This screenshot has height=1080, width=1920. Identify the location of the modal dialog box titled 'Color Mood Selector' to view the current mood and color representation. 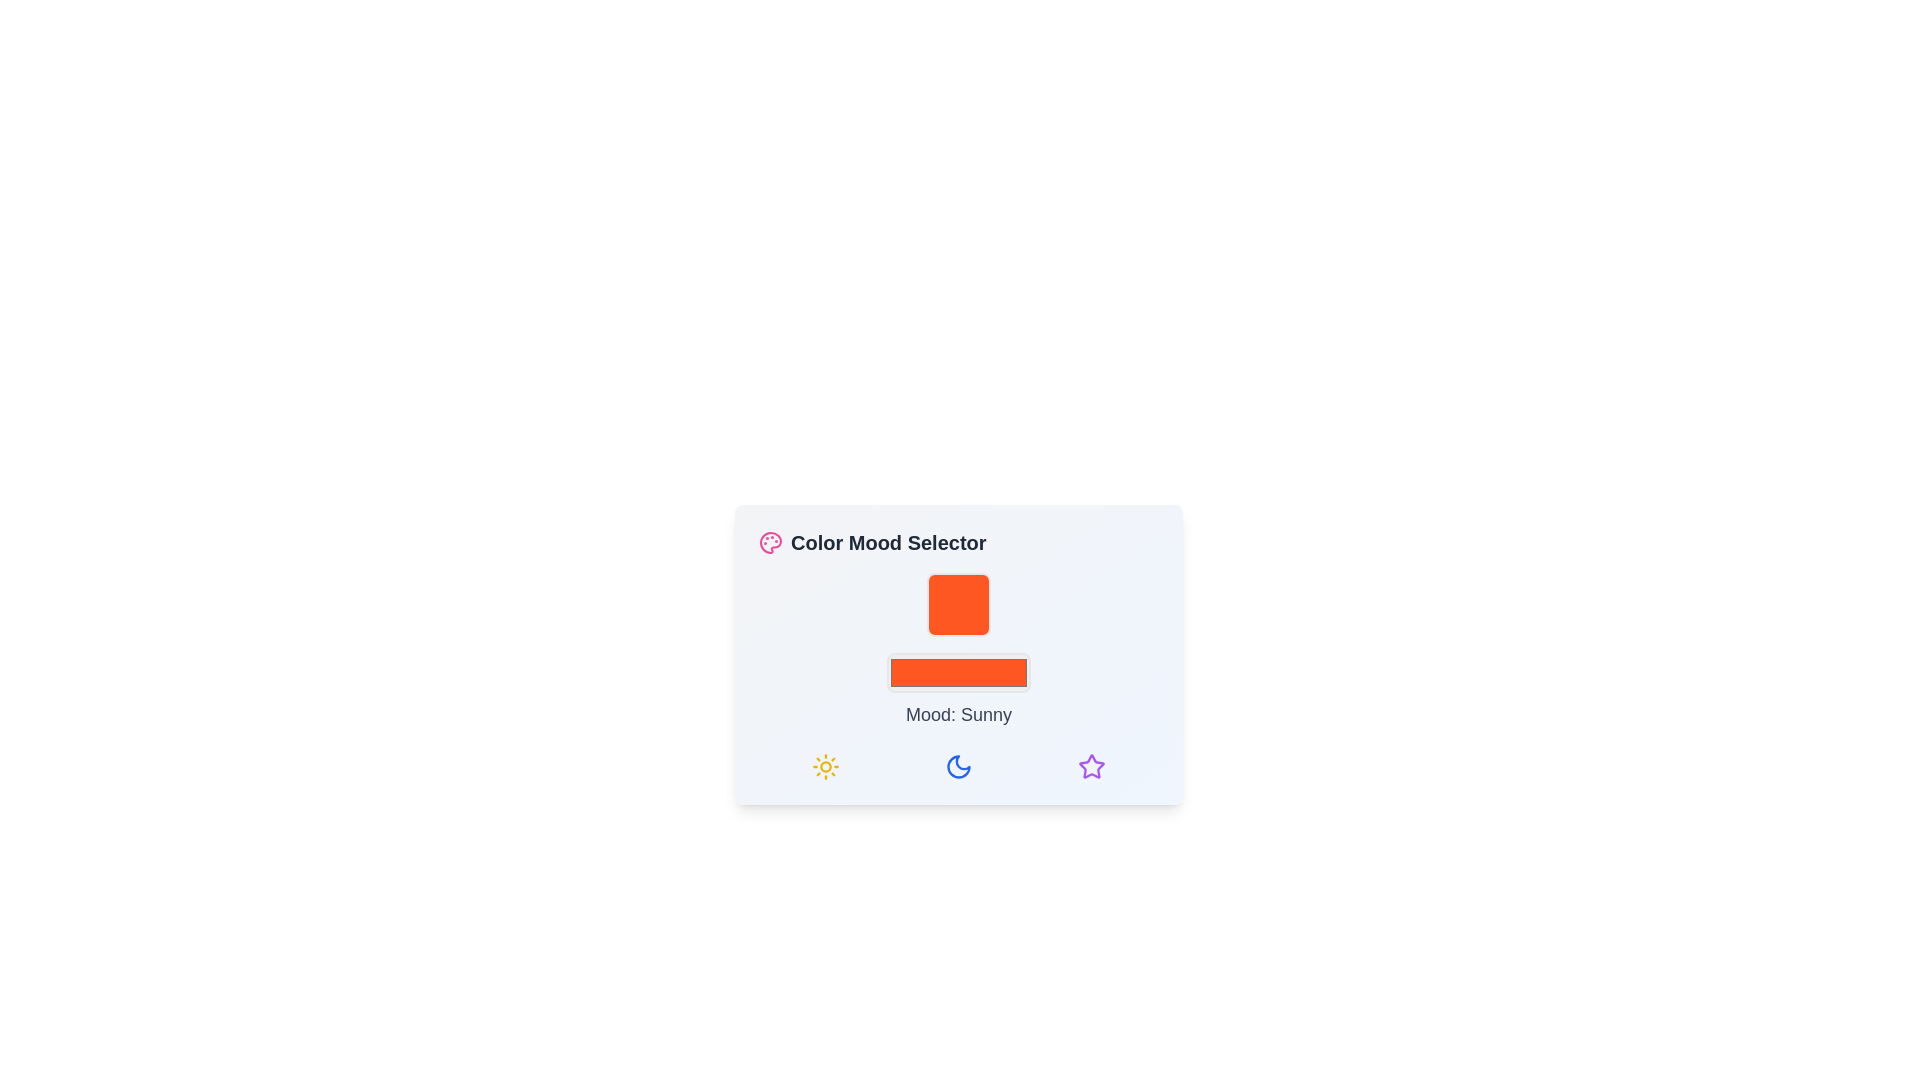
(958, 715).